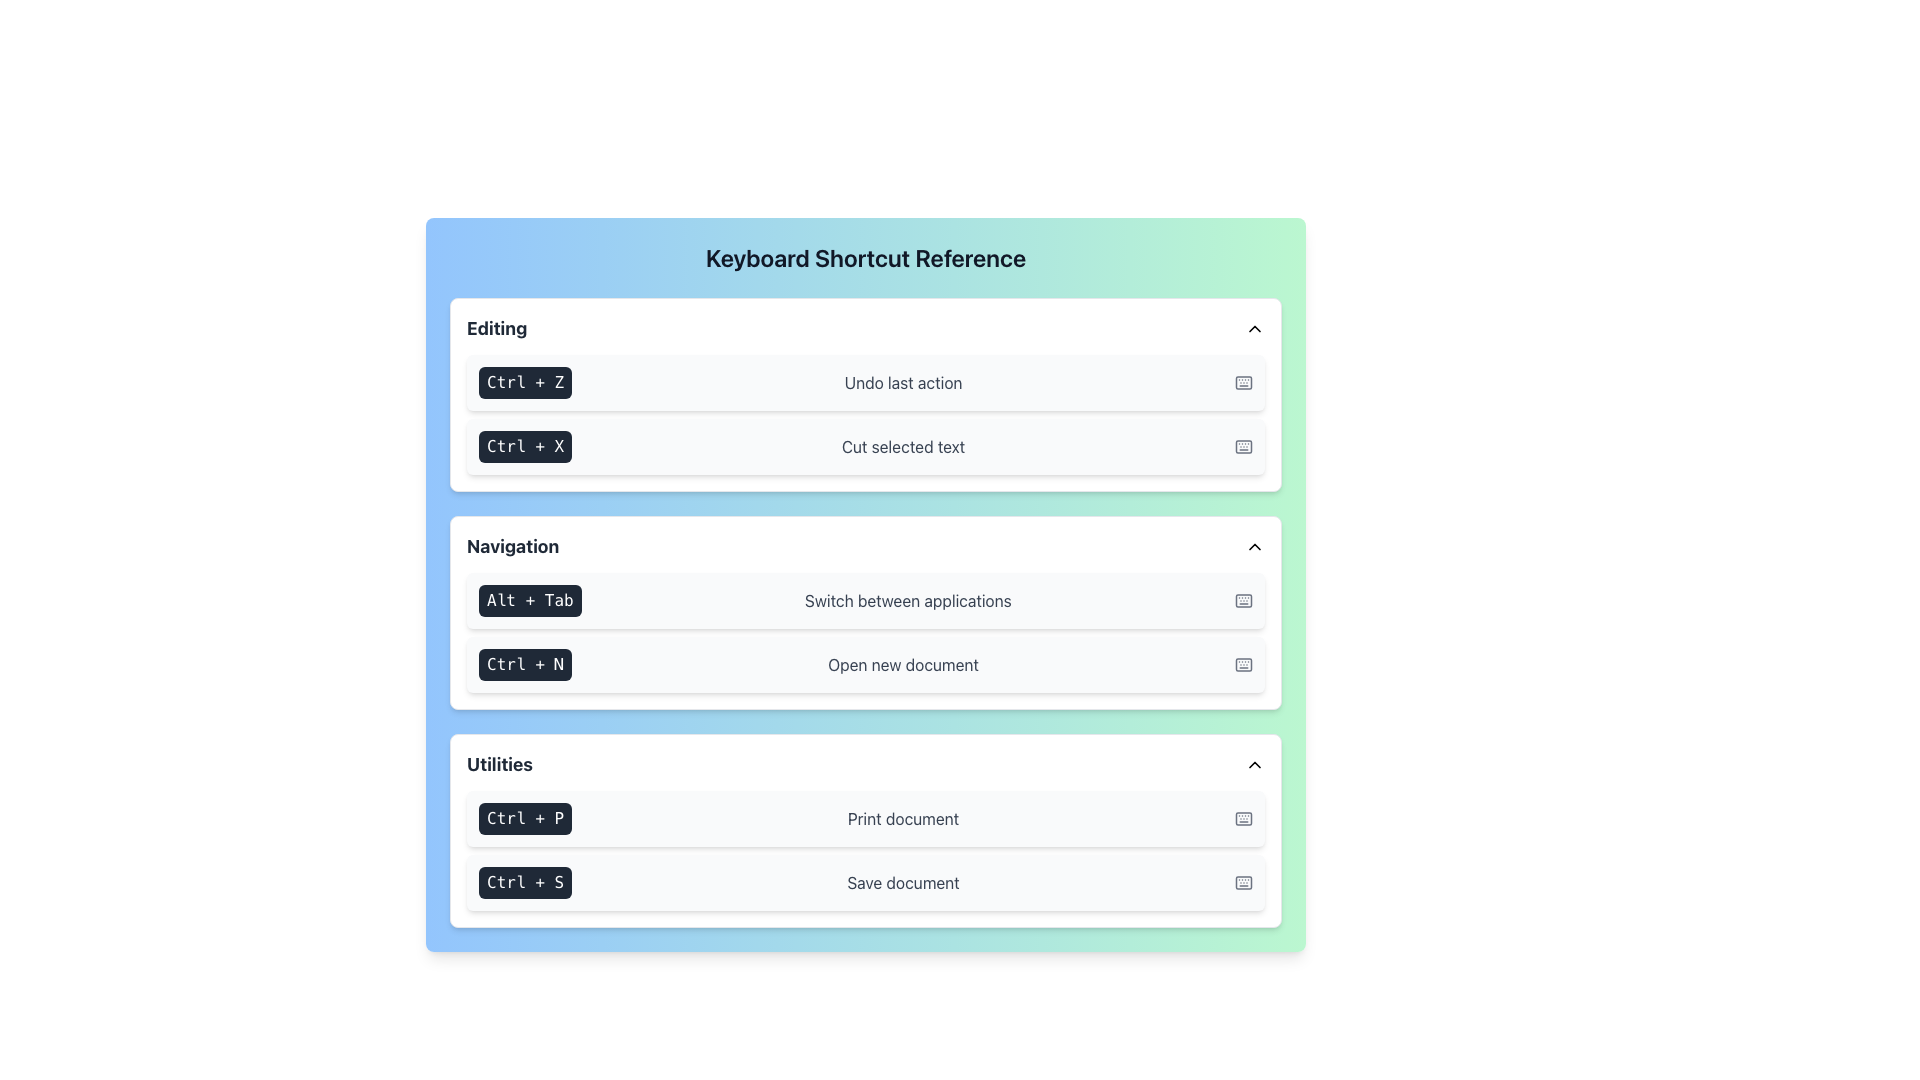 The width and height of the screenshot is (1920, 1080). I want to click on the label indicating the keyboard shortcut (Ctrl + N) for opening a new document, located in the 'Navigation' section under 'Open new document.', so click(525, 664).